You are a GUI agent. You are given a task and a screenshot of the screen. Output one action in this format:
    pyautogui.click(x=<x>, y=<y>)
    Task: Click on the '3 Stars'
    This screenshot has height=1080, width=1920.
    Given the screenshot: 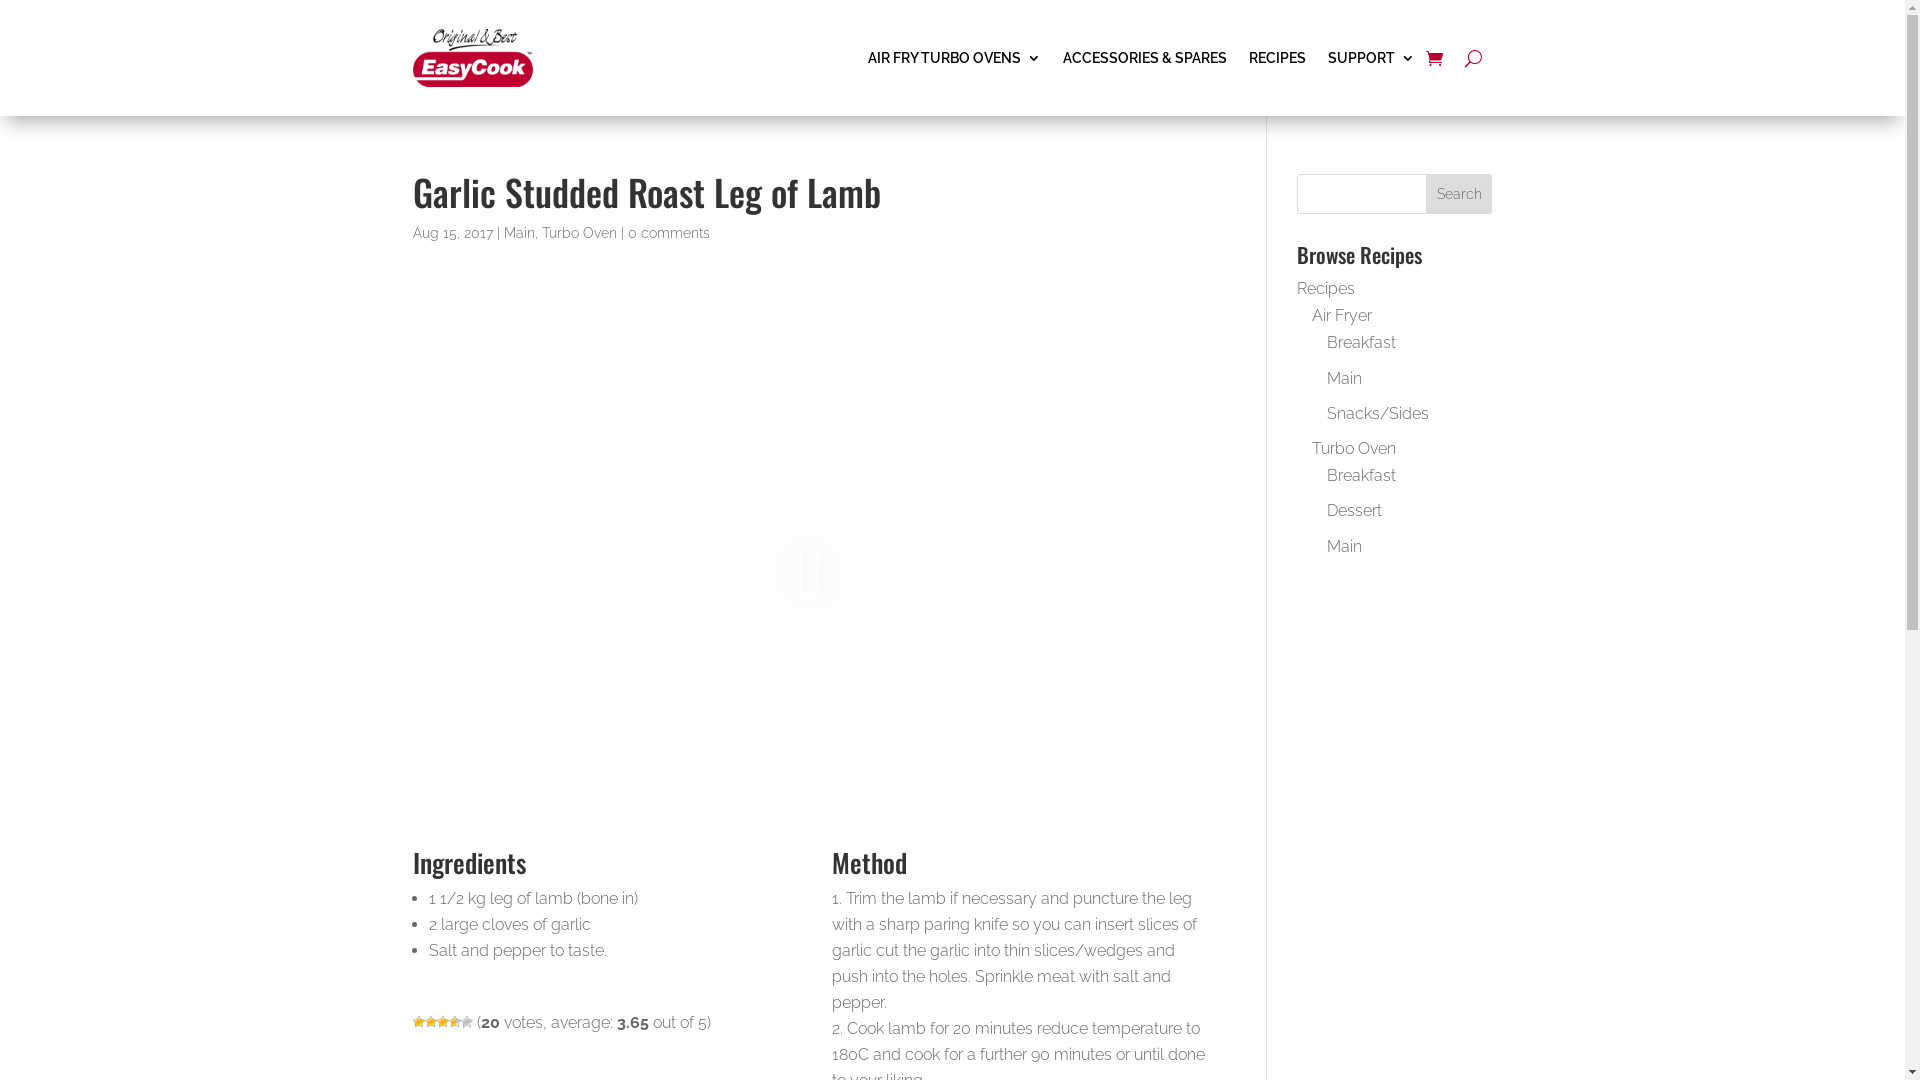 What is the action you would take?
    pyautogui.click(x=440, y=1022)
    